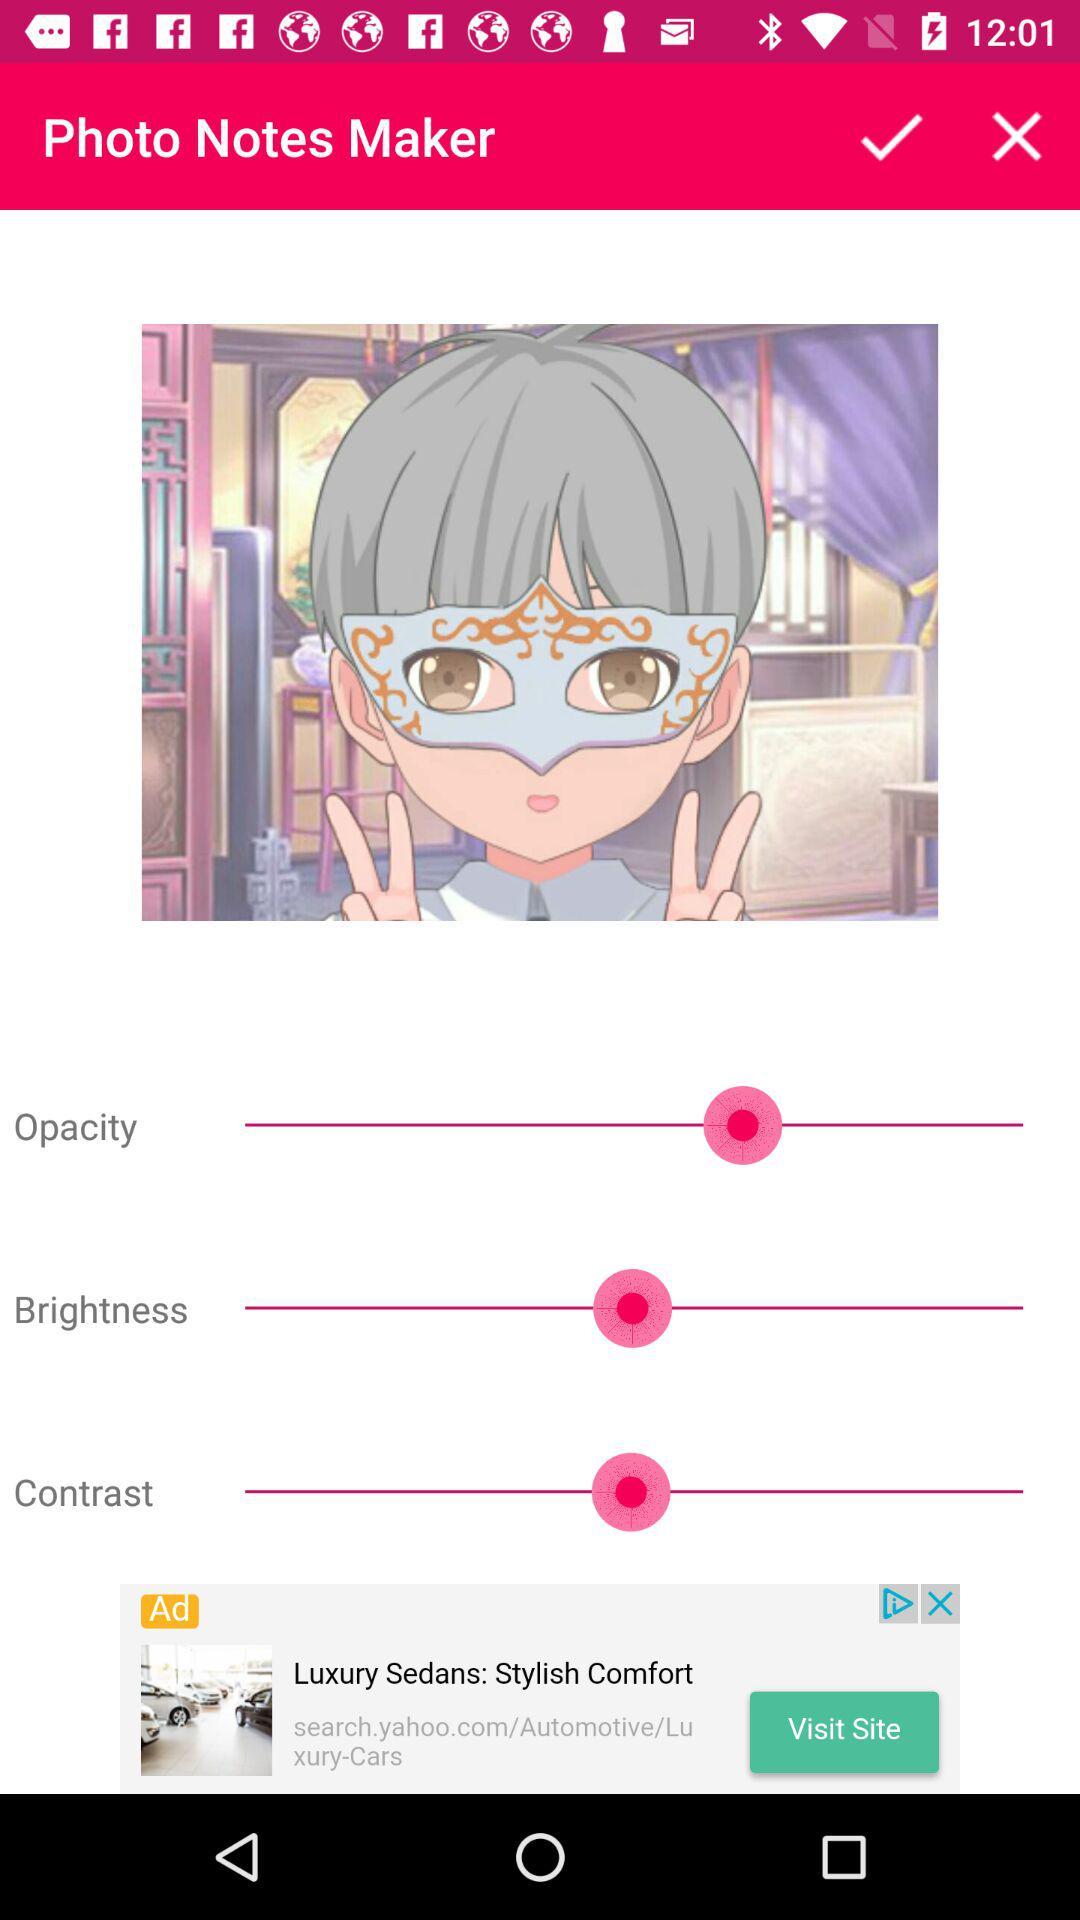 The image size is (1080, 1920). What do you see at coordinates (540, 1688) in the screenshot?
I see `open advertisement` at bounding box center [540, 1688].